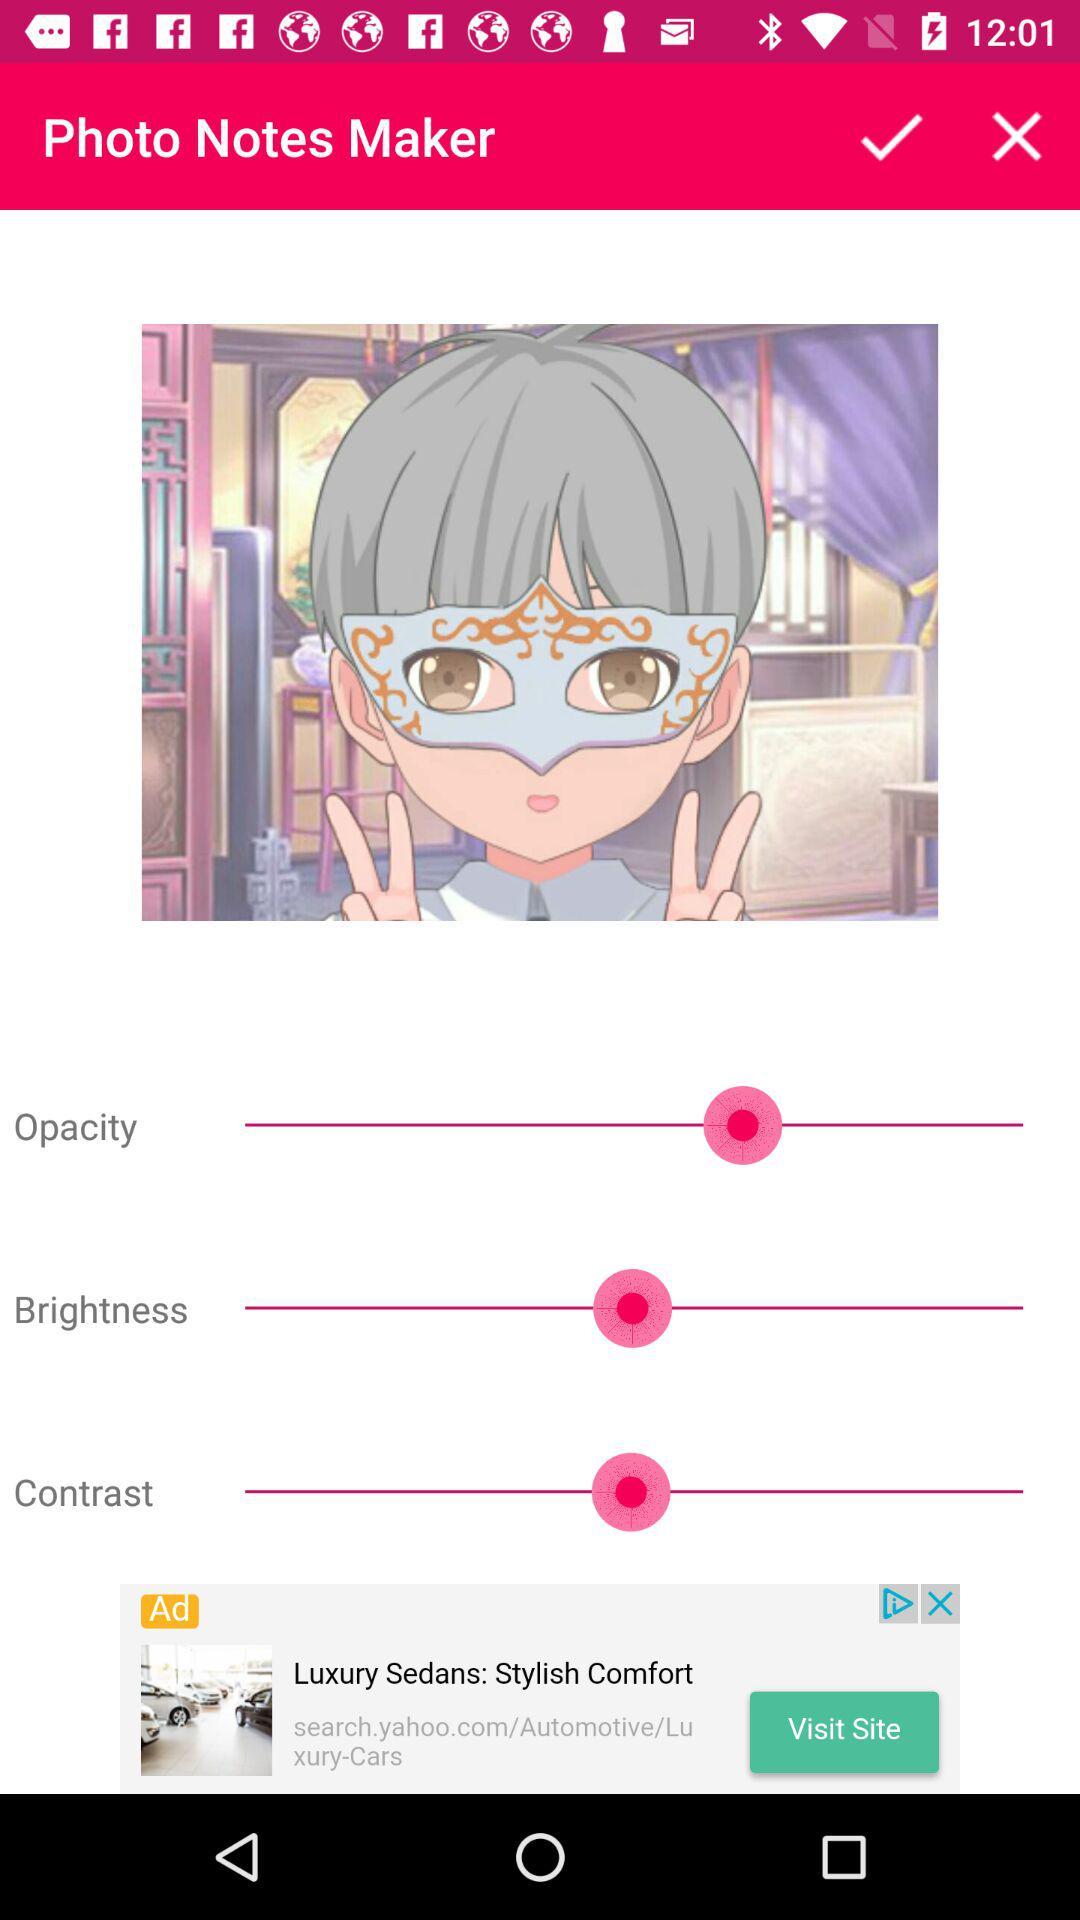 The image size is (1080, 1920). What do you see at coordinates (540, 1688) in the screenshot?
I see `open advertisement` at bounding box center [540, 1688].